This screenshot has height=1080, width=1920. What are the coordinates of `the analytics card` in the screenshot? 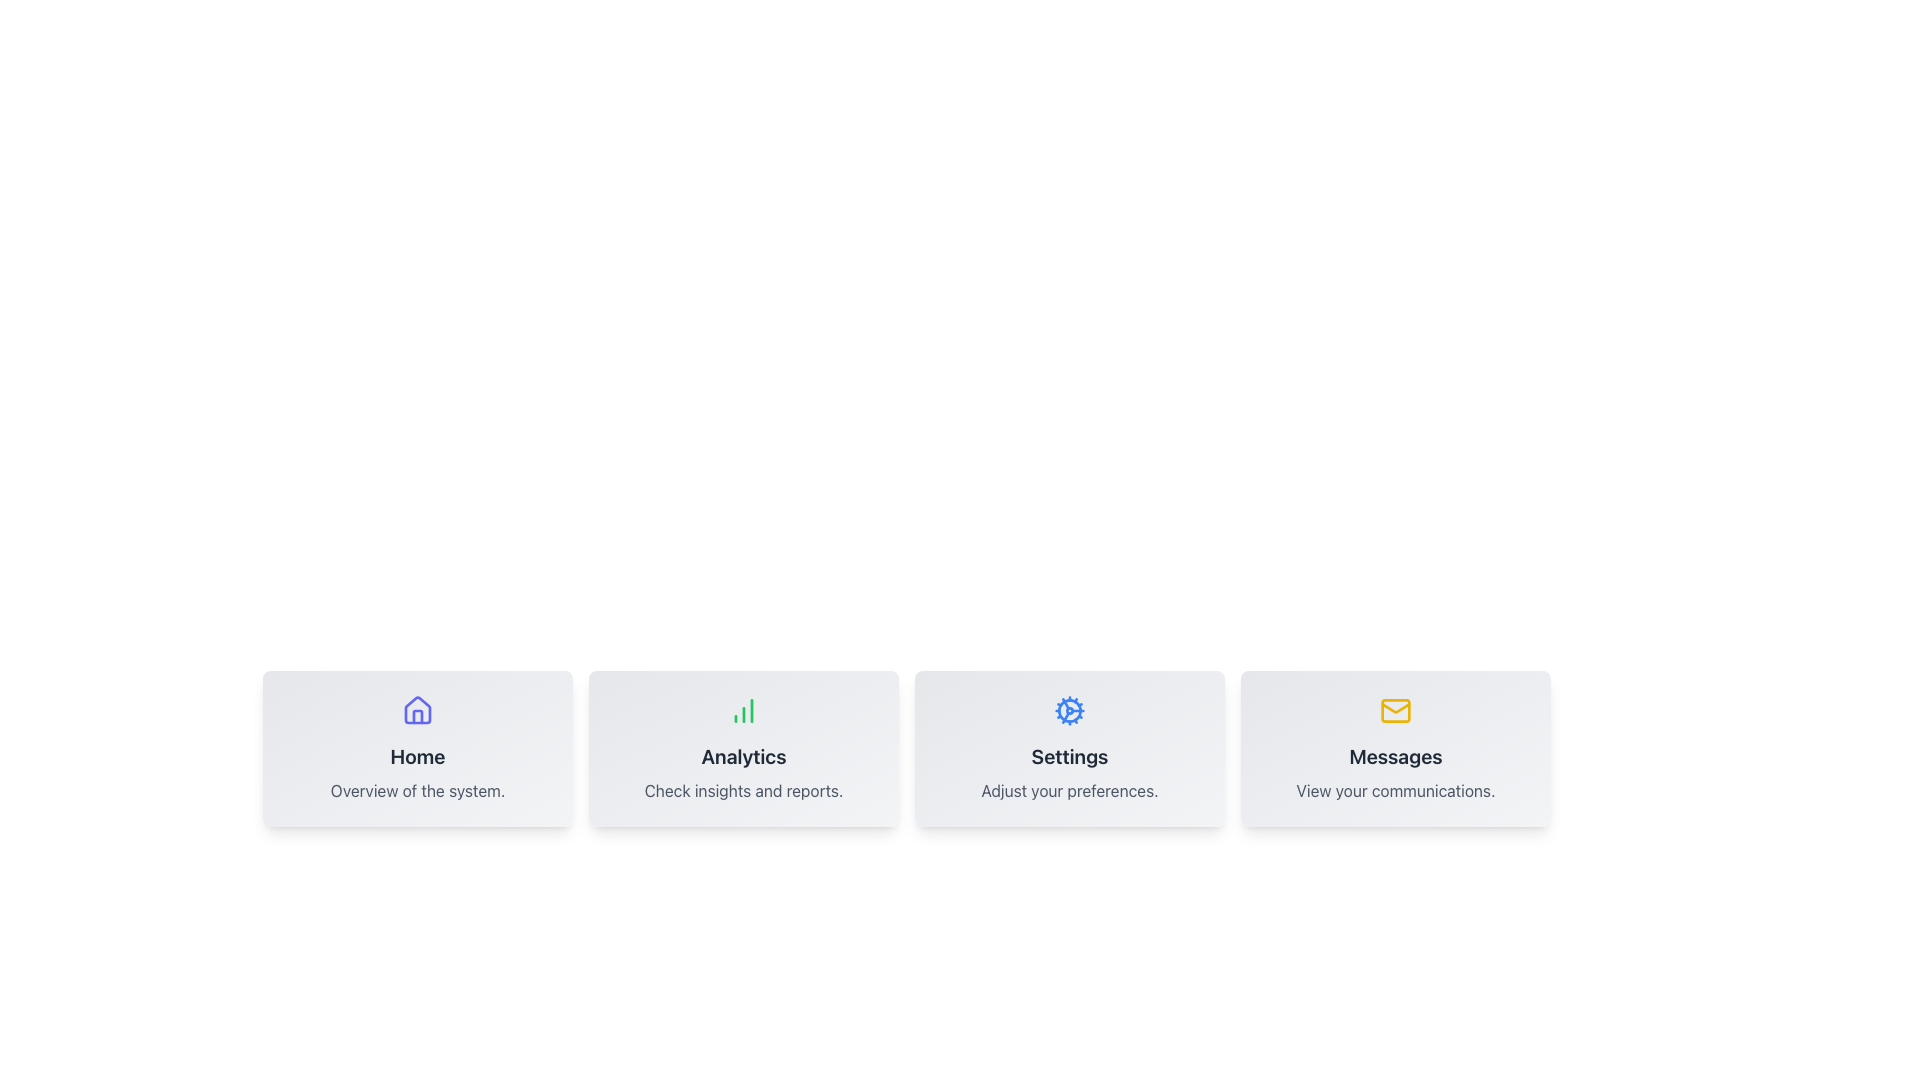 It's located at (743, 748).